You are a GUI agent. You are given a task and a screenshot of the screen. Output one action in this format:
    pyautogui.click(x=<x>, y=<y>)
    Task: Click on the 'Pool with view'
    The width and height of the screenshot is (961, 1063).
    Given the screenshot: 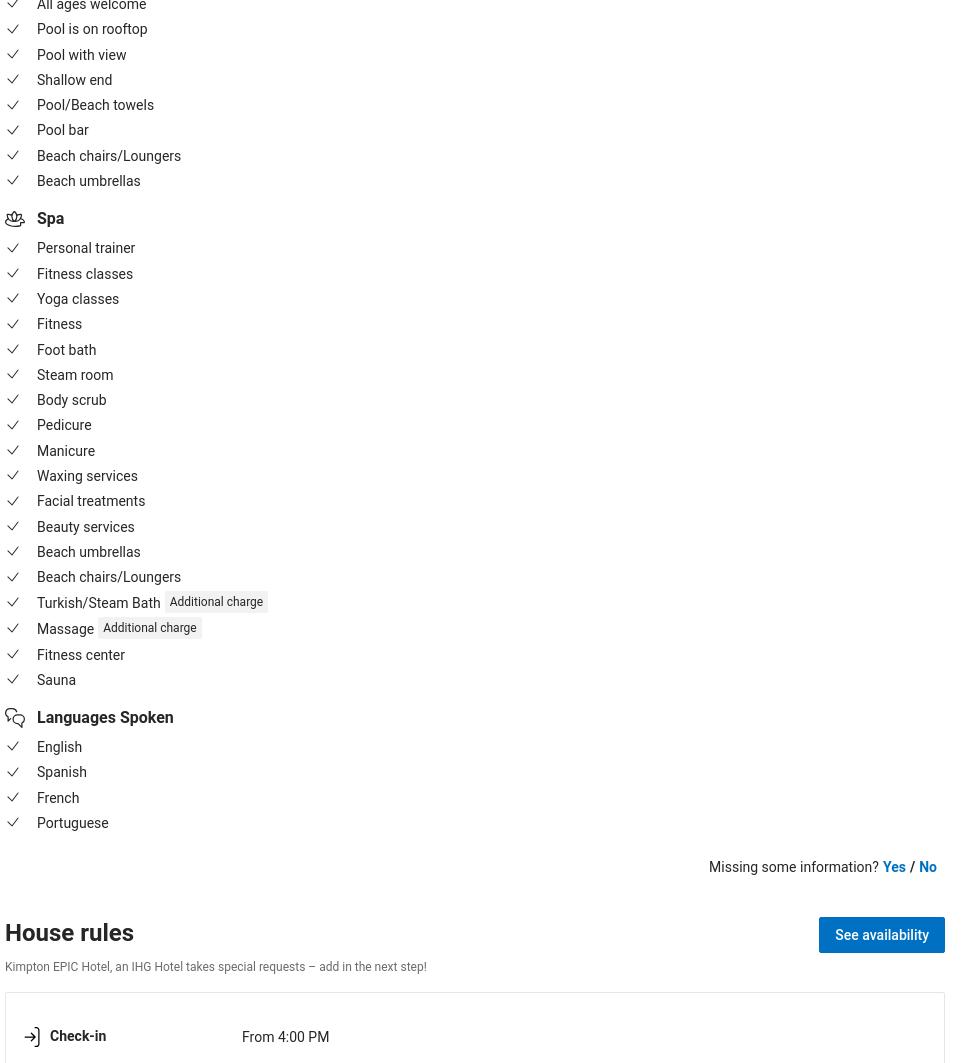 What is the action you would take?
    pyautogui.click(x=81, y=54)
    